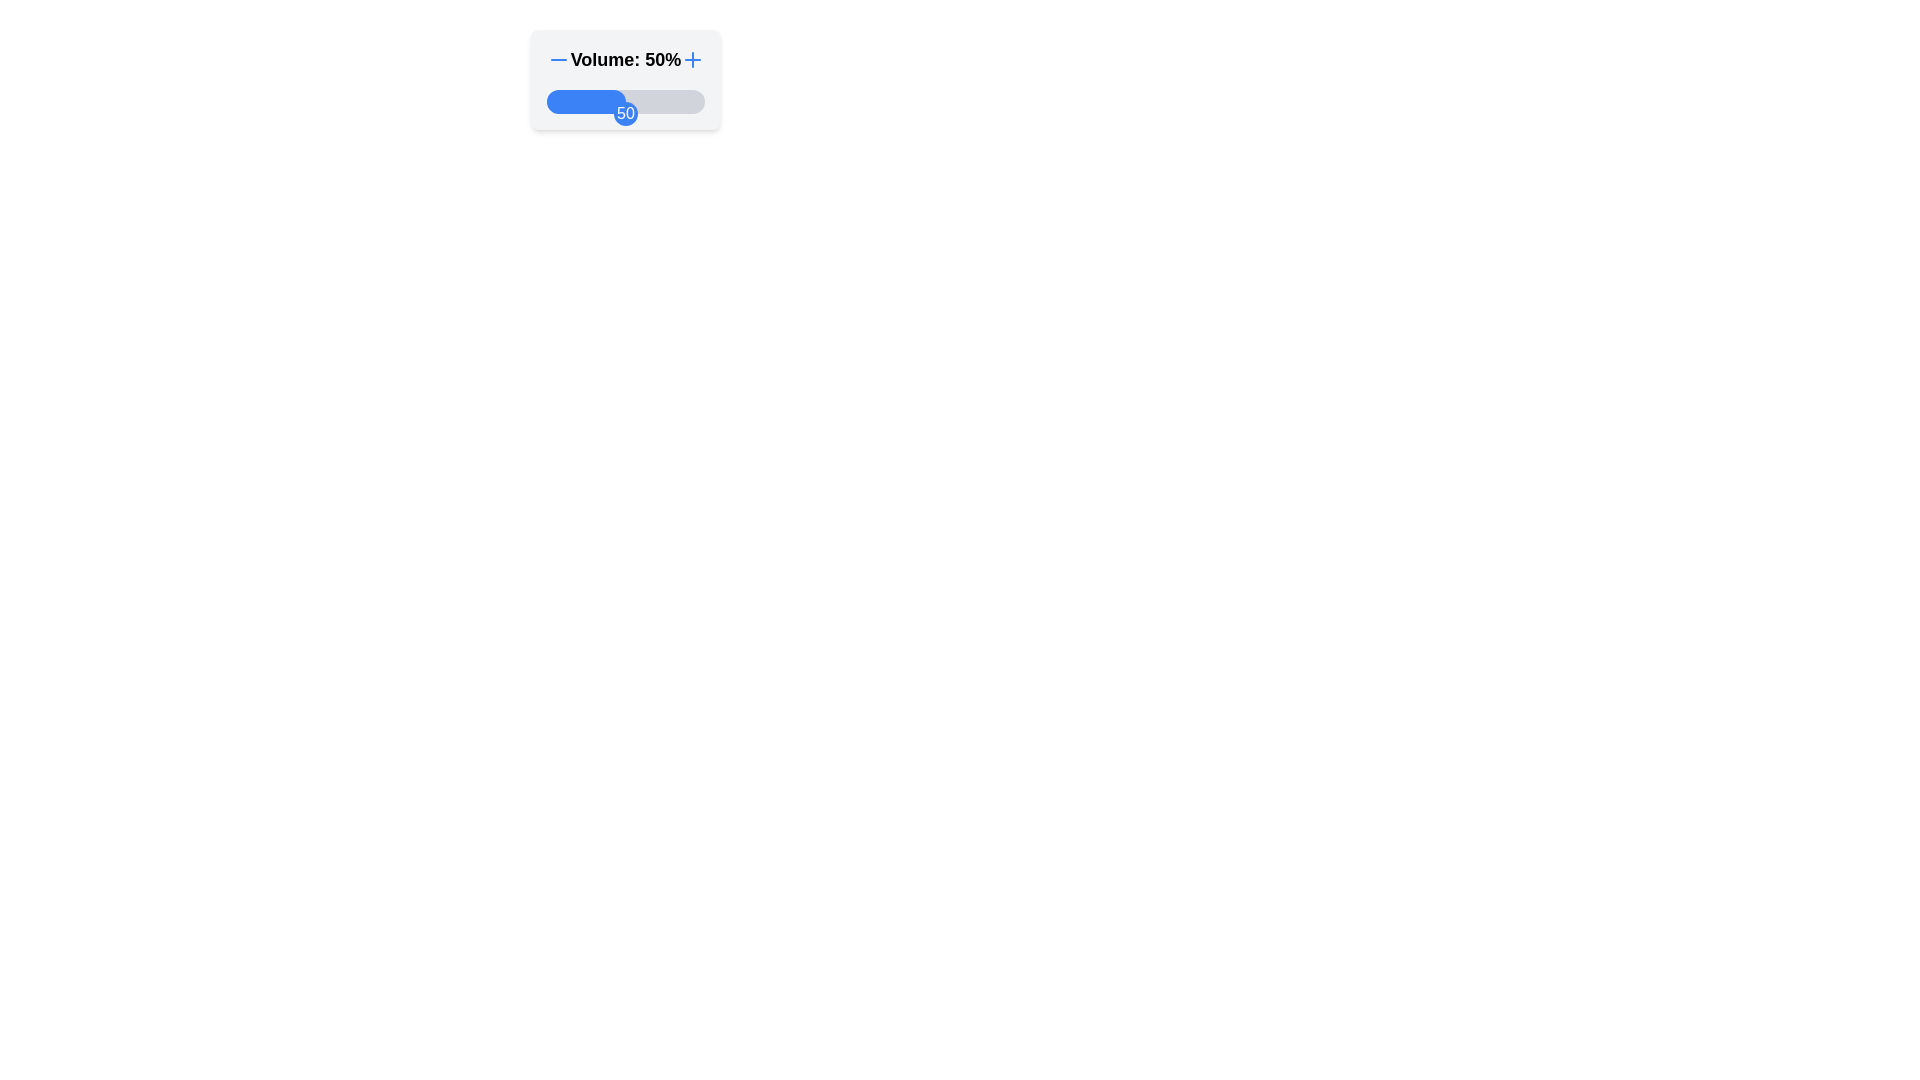 Image resolution: width=1920 pixels, height=1080 pixels. Describe the element at coordinates (693, 59) in the screenshot. I see `the plus sign button located to the right of the text 'Volume: 50%'` at that location.